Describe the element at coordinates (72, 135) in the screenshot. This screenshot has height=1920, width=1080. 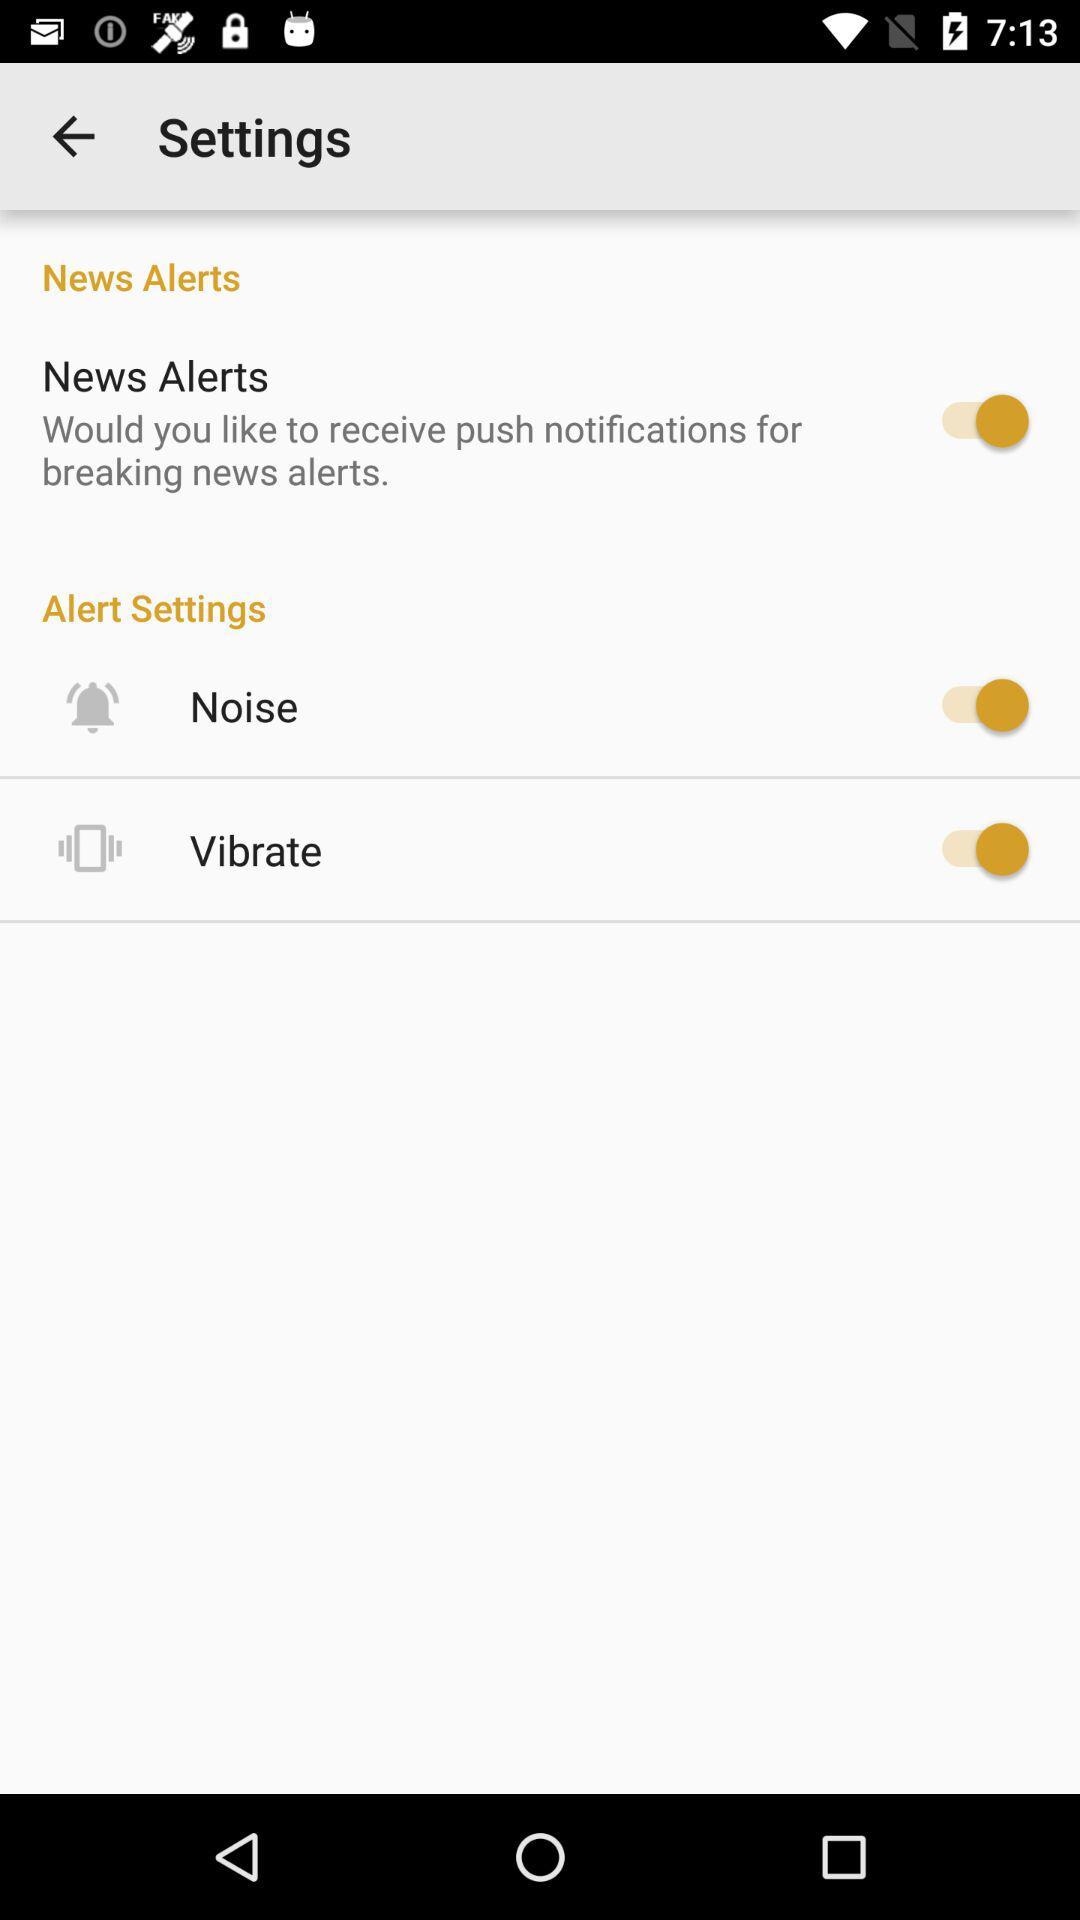
I see `item to the left of settings  app` at that location.